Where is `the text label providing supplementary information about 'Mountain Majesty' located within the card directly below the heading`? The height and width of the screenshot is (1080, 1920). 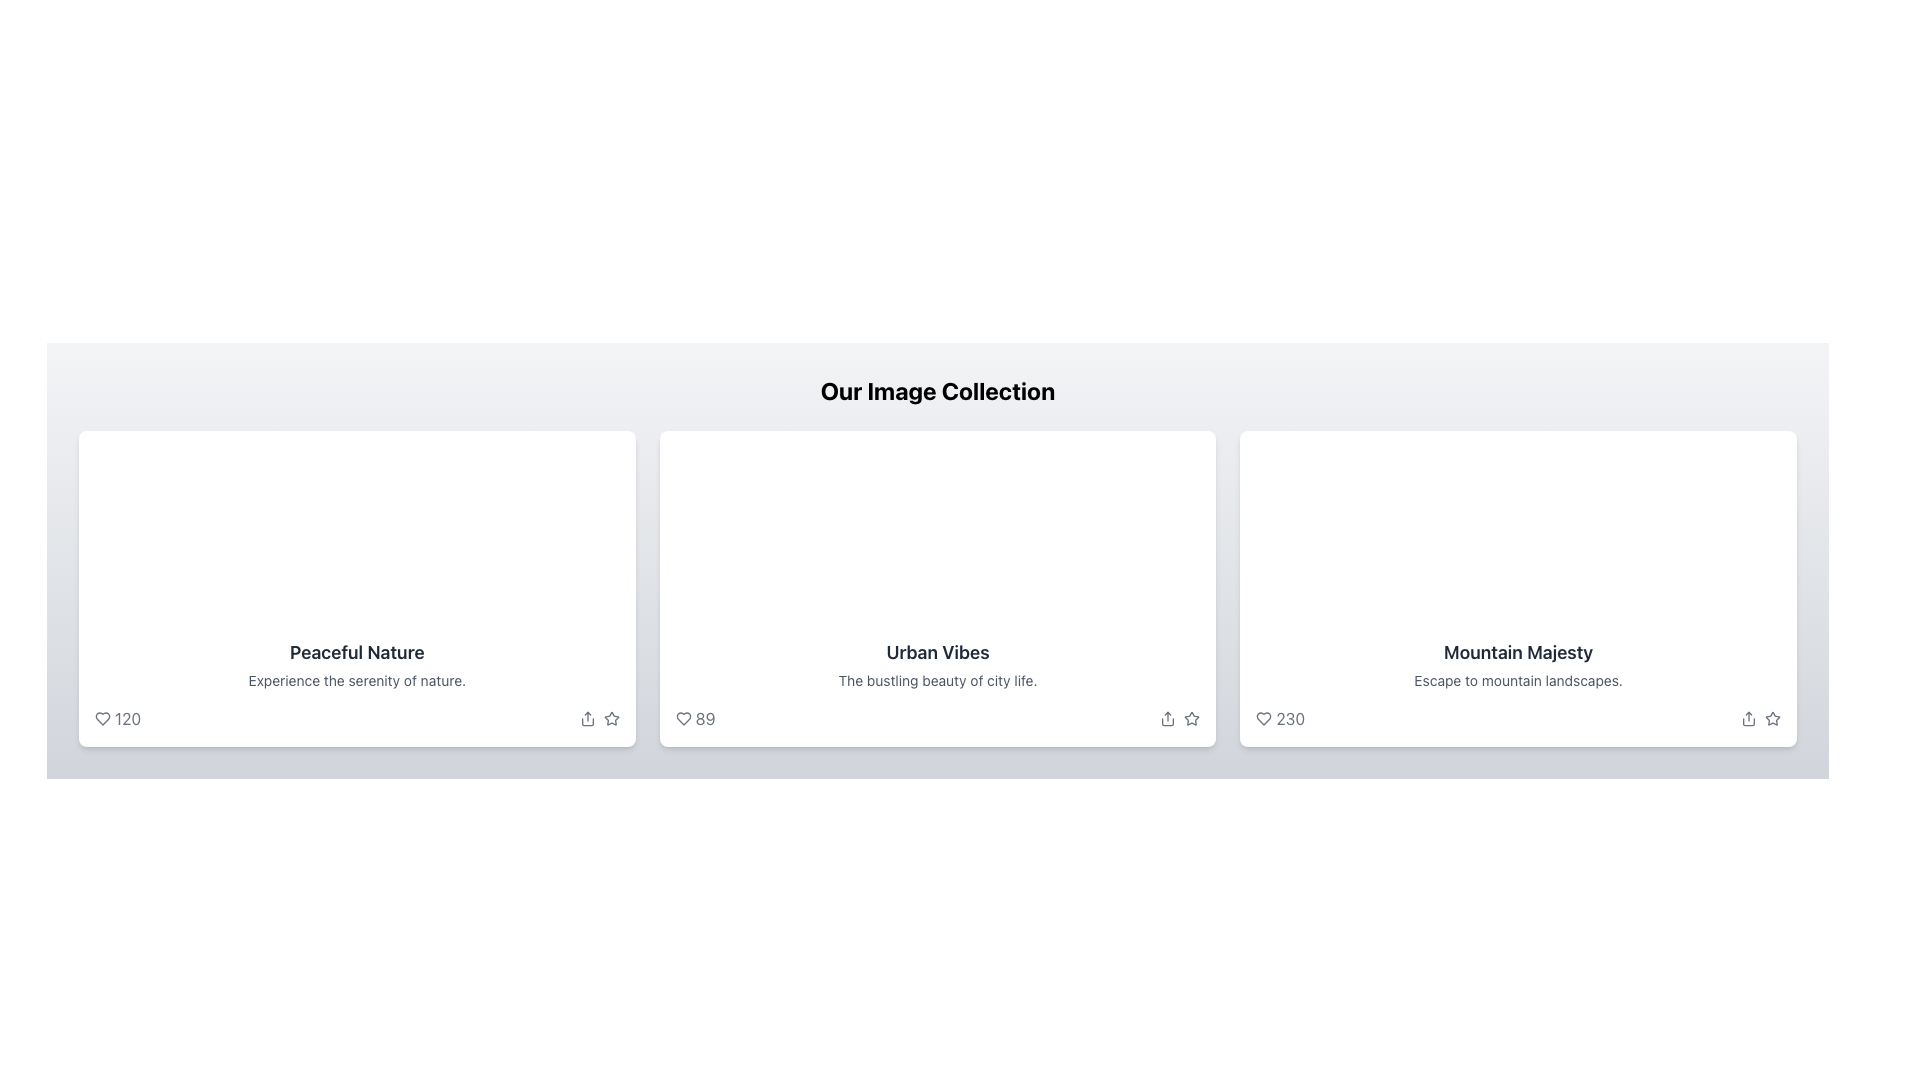 the text label providing supplementary information about 'Mountain Majesty' located within the card directly below the heading is located at coordinates (1518, 680).